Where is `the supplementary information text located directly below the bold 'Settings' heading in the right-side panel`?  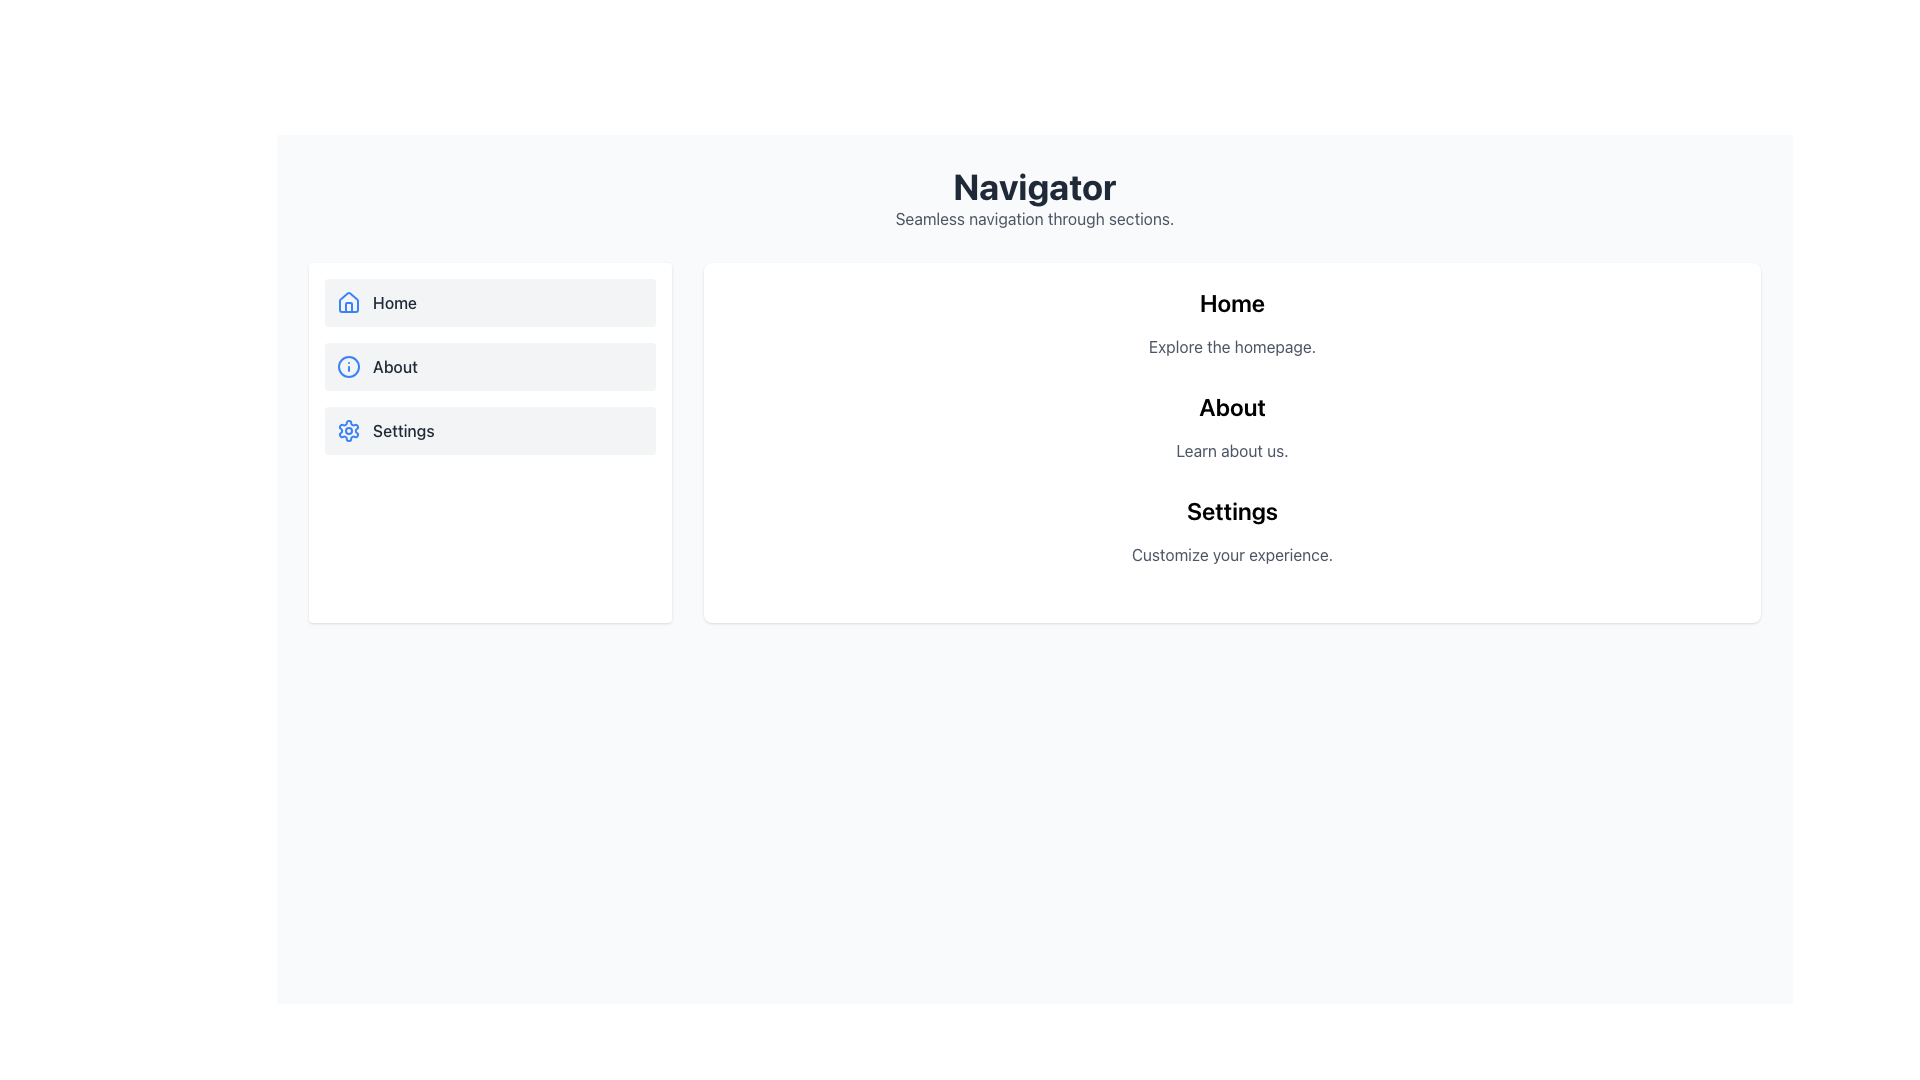 the supplementary information text located directly below the bold 'Settings' heading in the right-side panel is located at coordinates (1231, 555).